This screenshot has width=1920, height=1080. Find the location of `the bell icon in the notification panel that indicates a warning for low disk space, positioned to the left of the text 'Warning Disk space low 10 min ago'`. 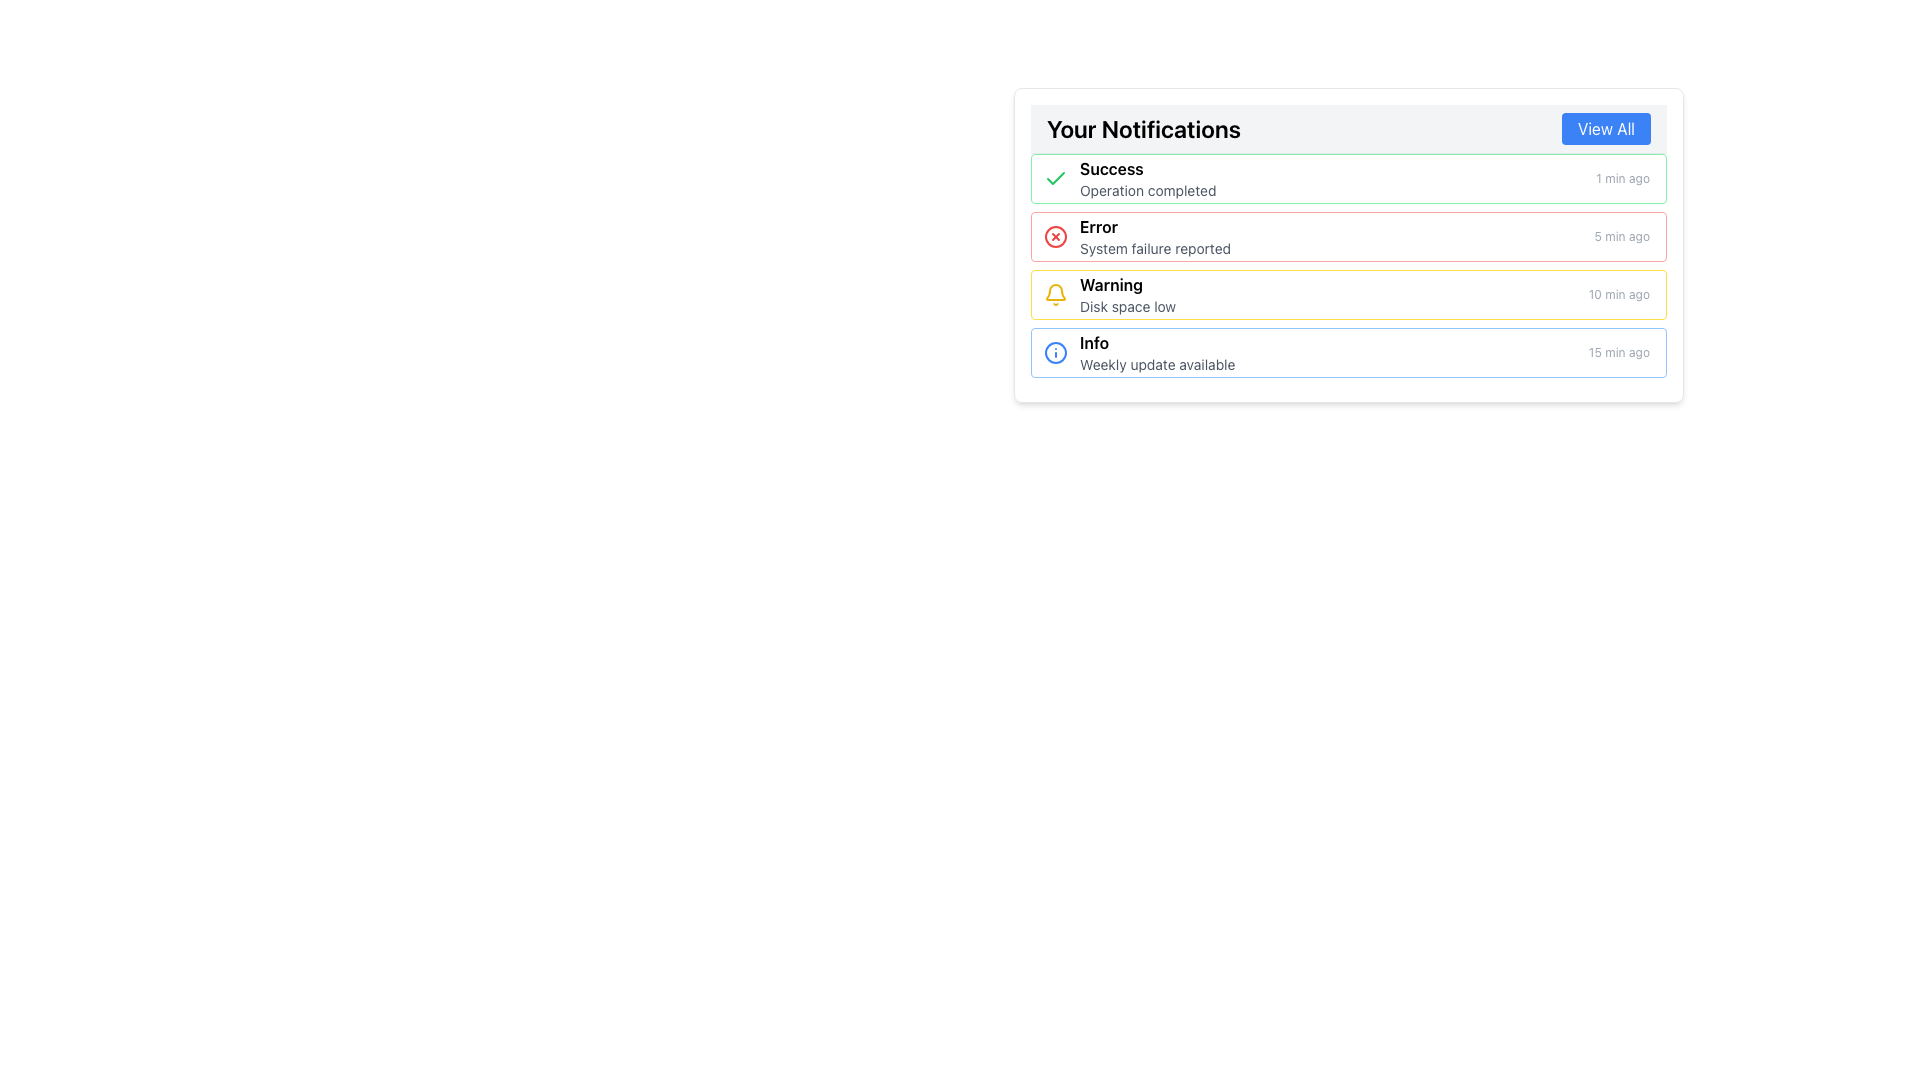

the bell icon in the notification panel that indicates a warning for low disk space, positioned to the left of the text 'Warning Disk space low 10 min ago' is located at coordinates (1055, 294).